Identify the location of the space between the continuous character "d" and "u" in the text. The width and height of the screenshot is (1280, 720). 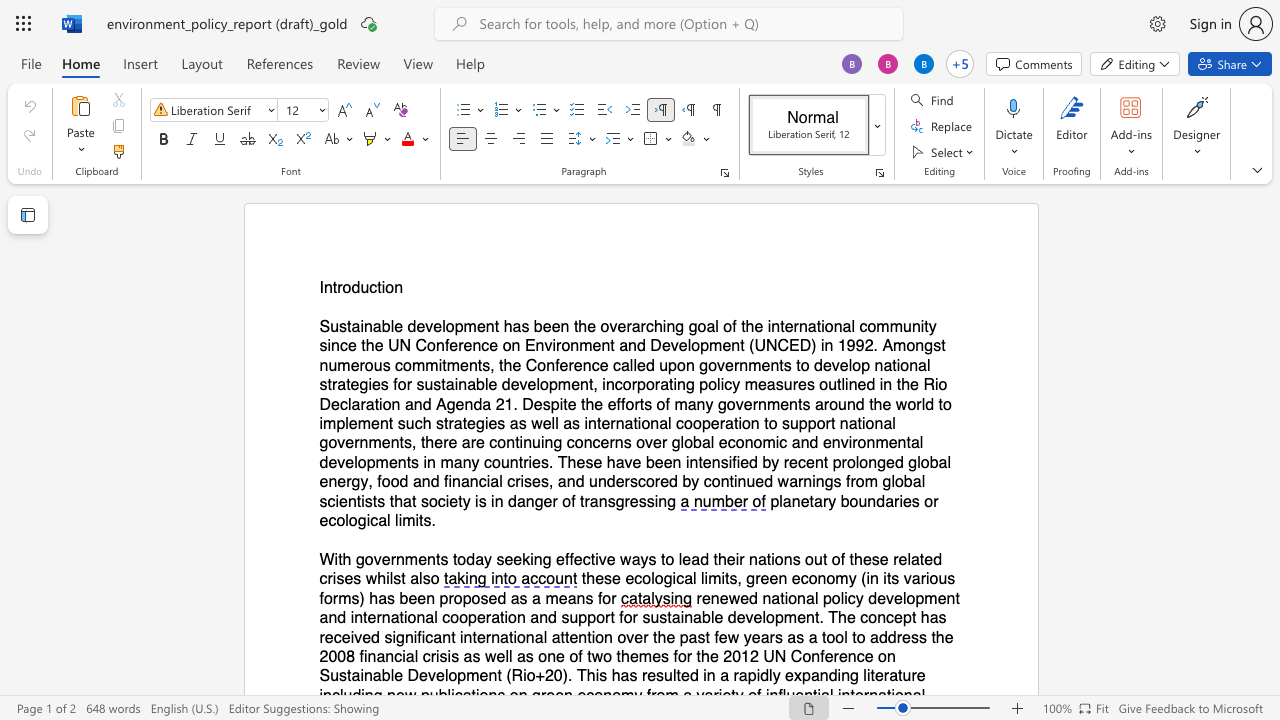
(360, 288).